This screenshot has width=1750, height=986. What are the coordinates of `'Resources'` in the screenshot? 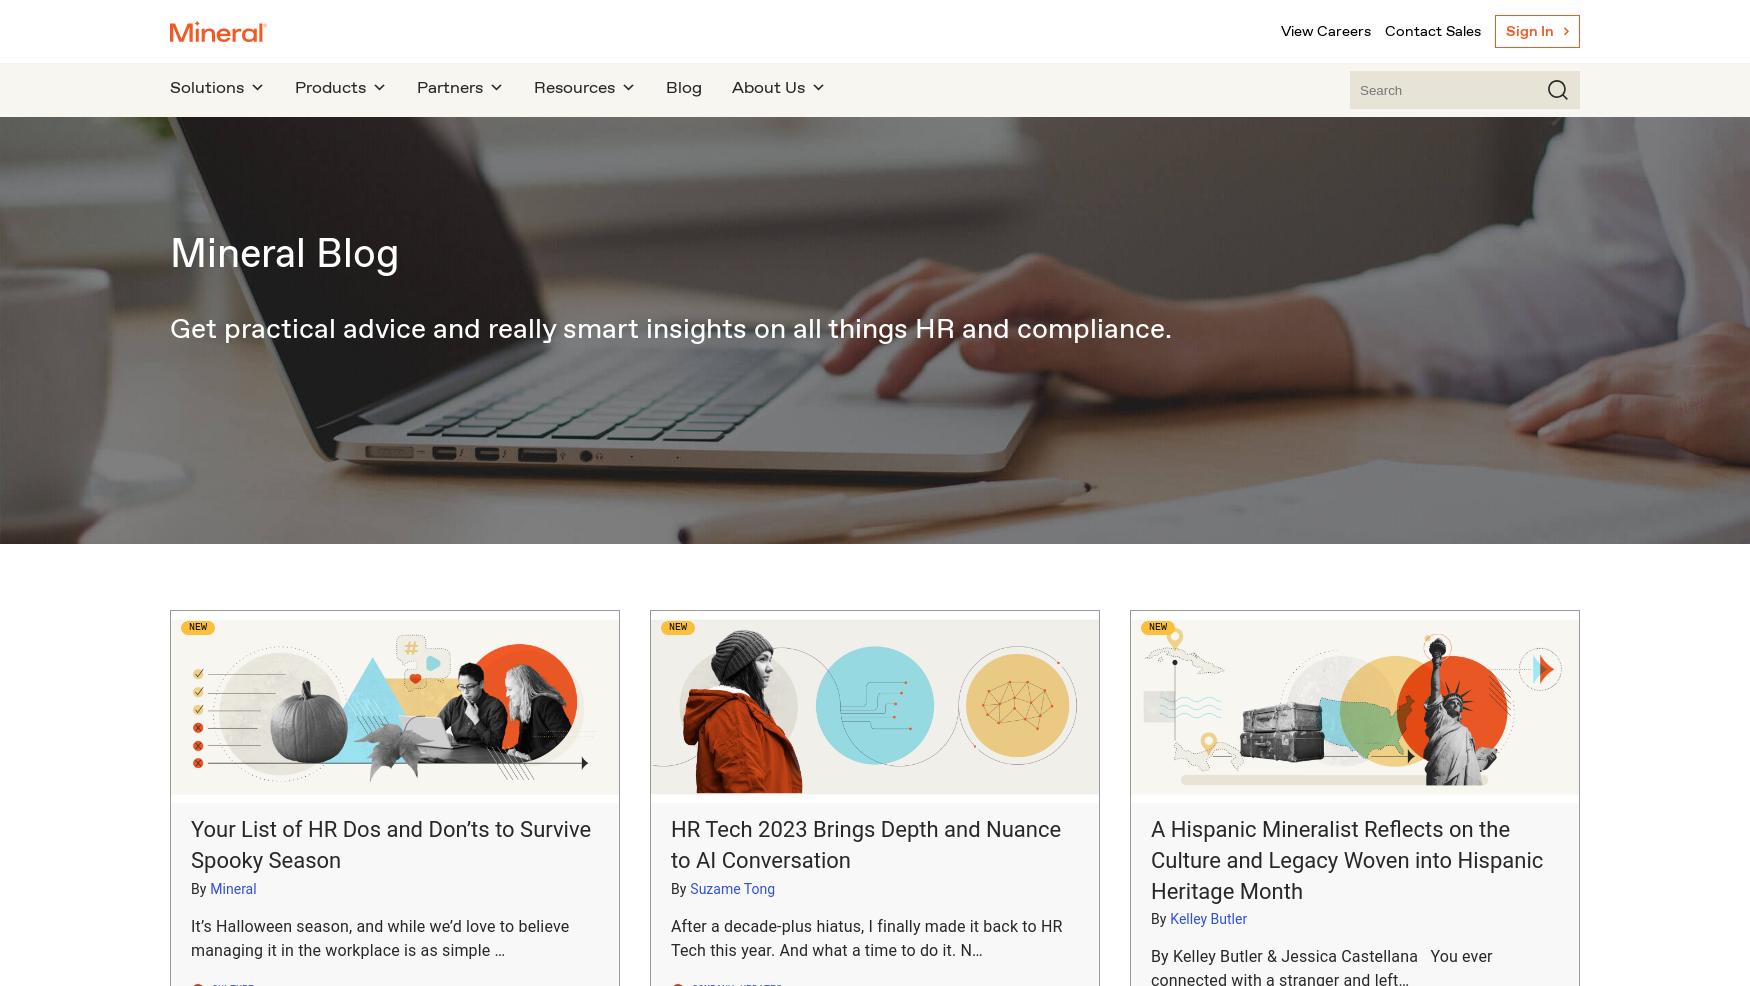 It's located at (574, 87).